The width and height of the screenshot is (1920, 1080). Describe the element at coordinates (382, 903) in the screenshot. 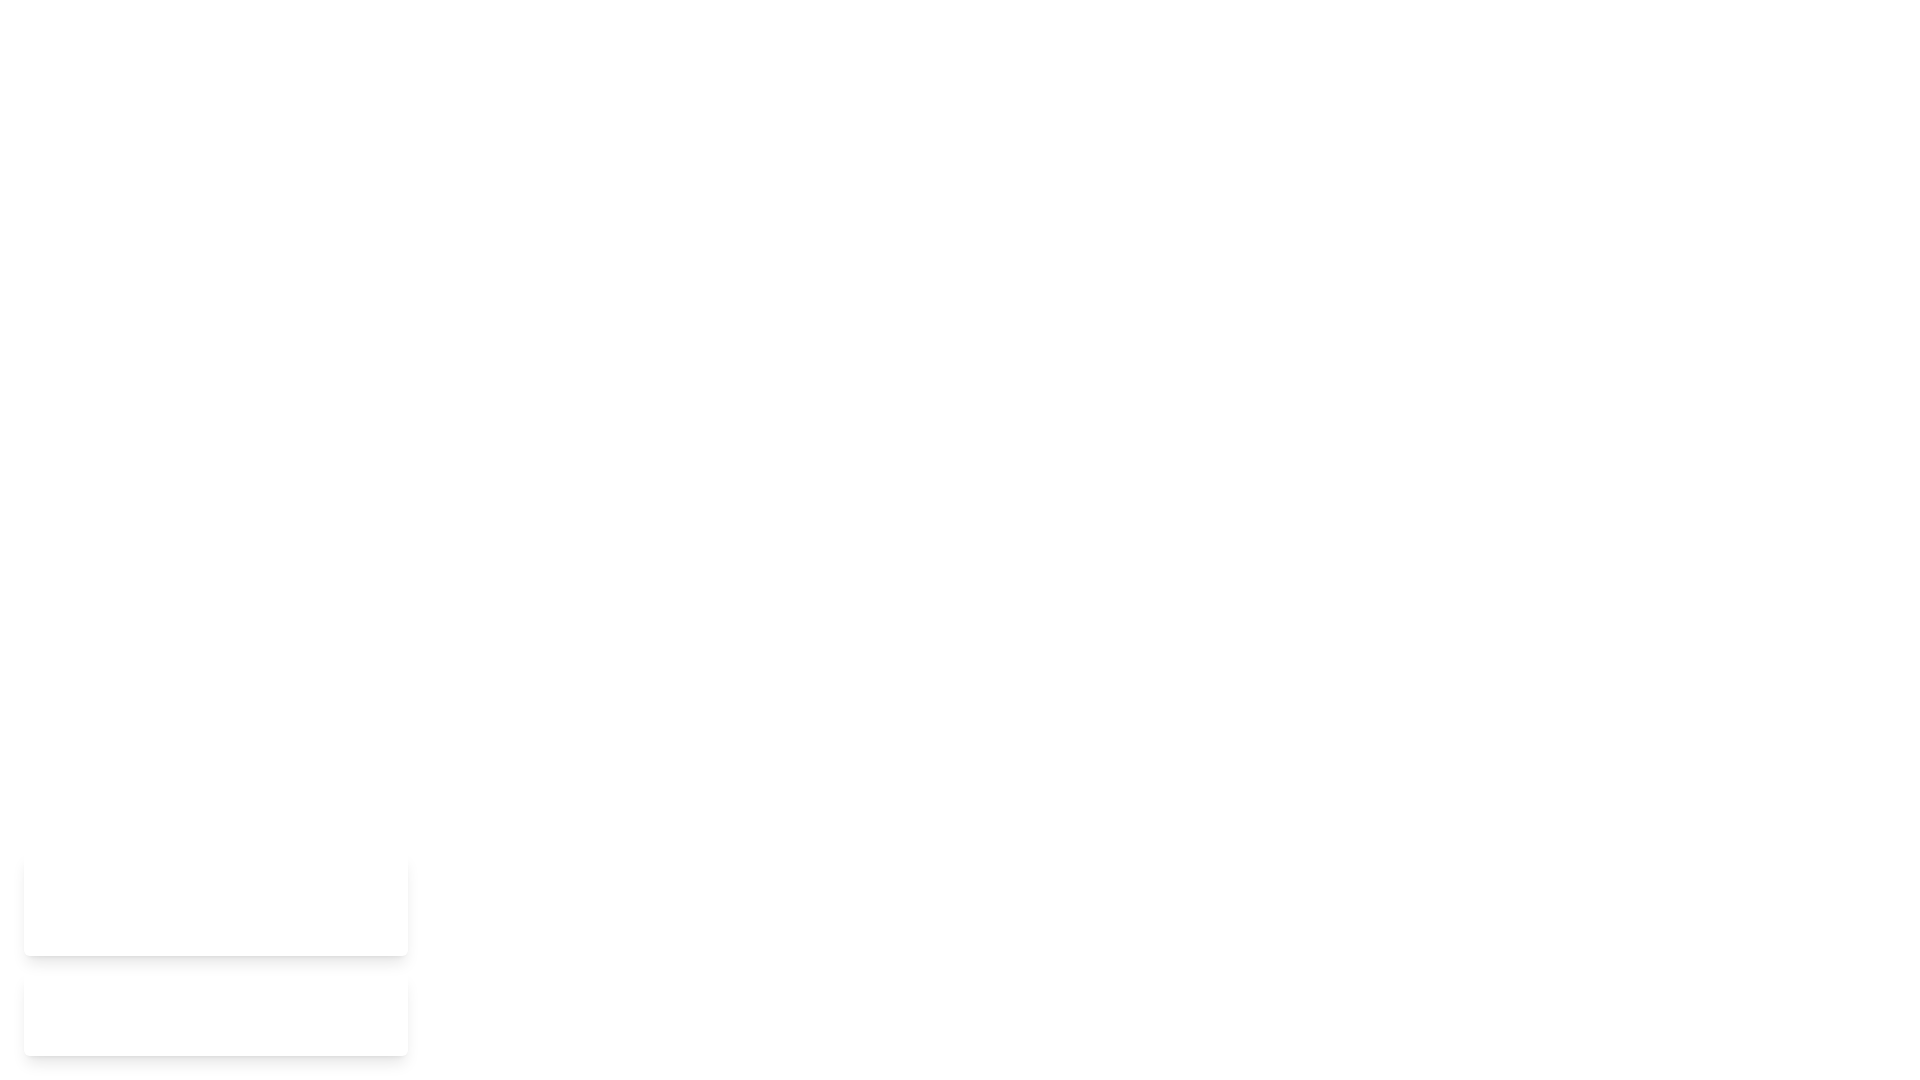

I see `the close button of the notification with title System Error` at that location.